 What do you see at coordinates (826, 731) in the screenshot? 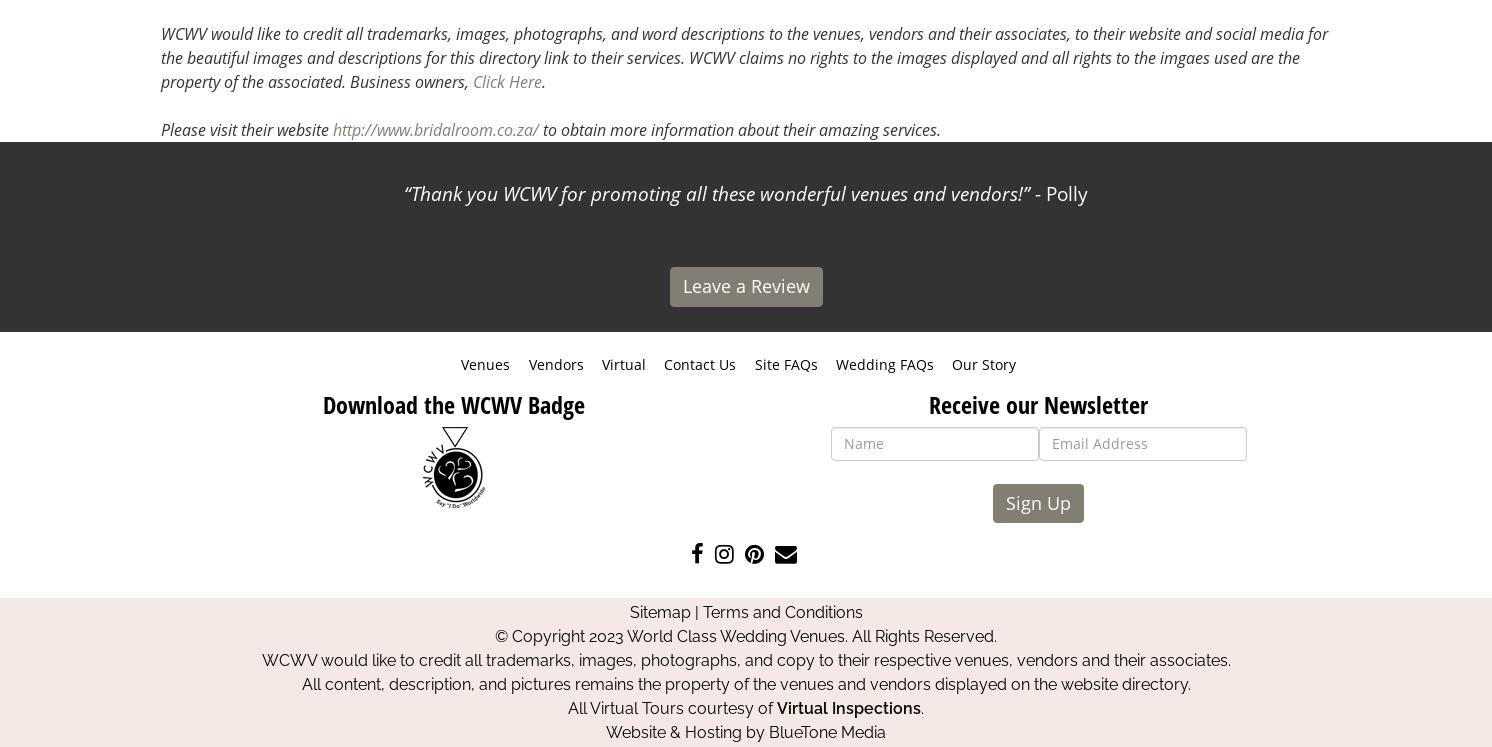
I see `'BlueTone Media'` at bounding box center [826, 731].